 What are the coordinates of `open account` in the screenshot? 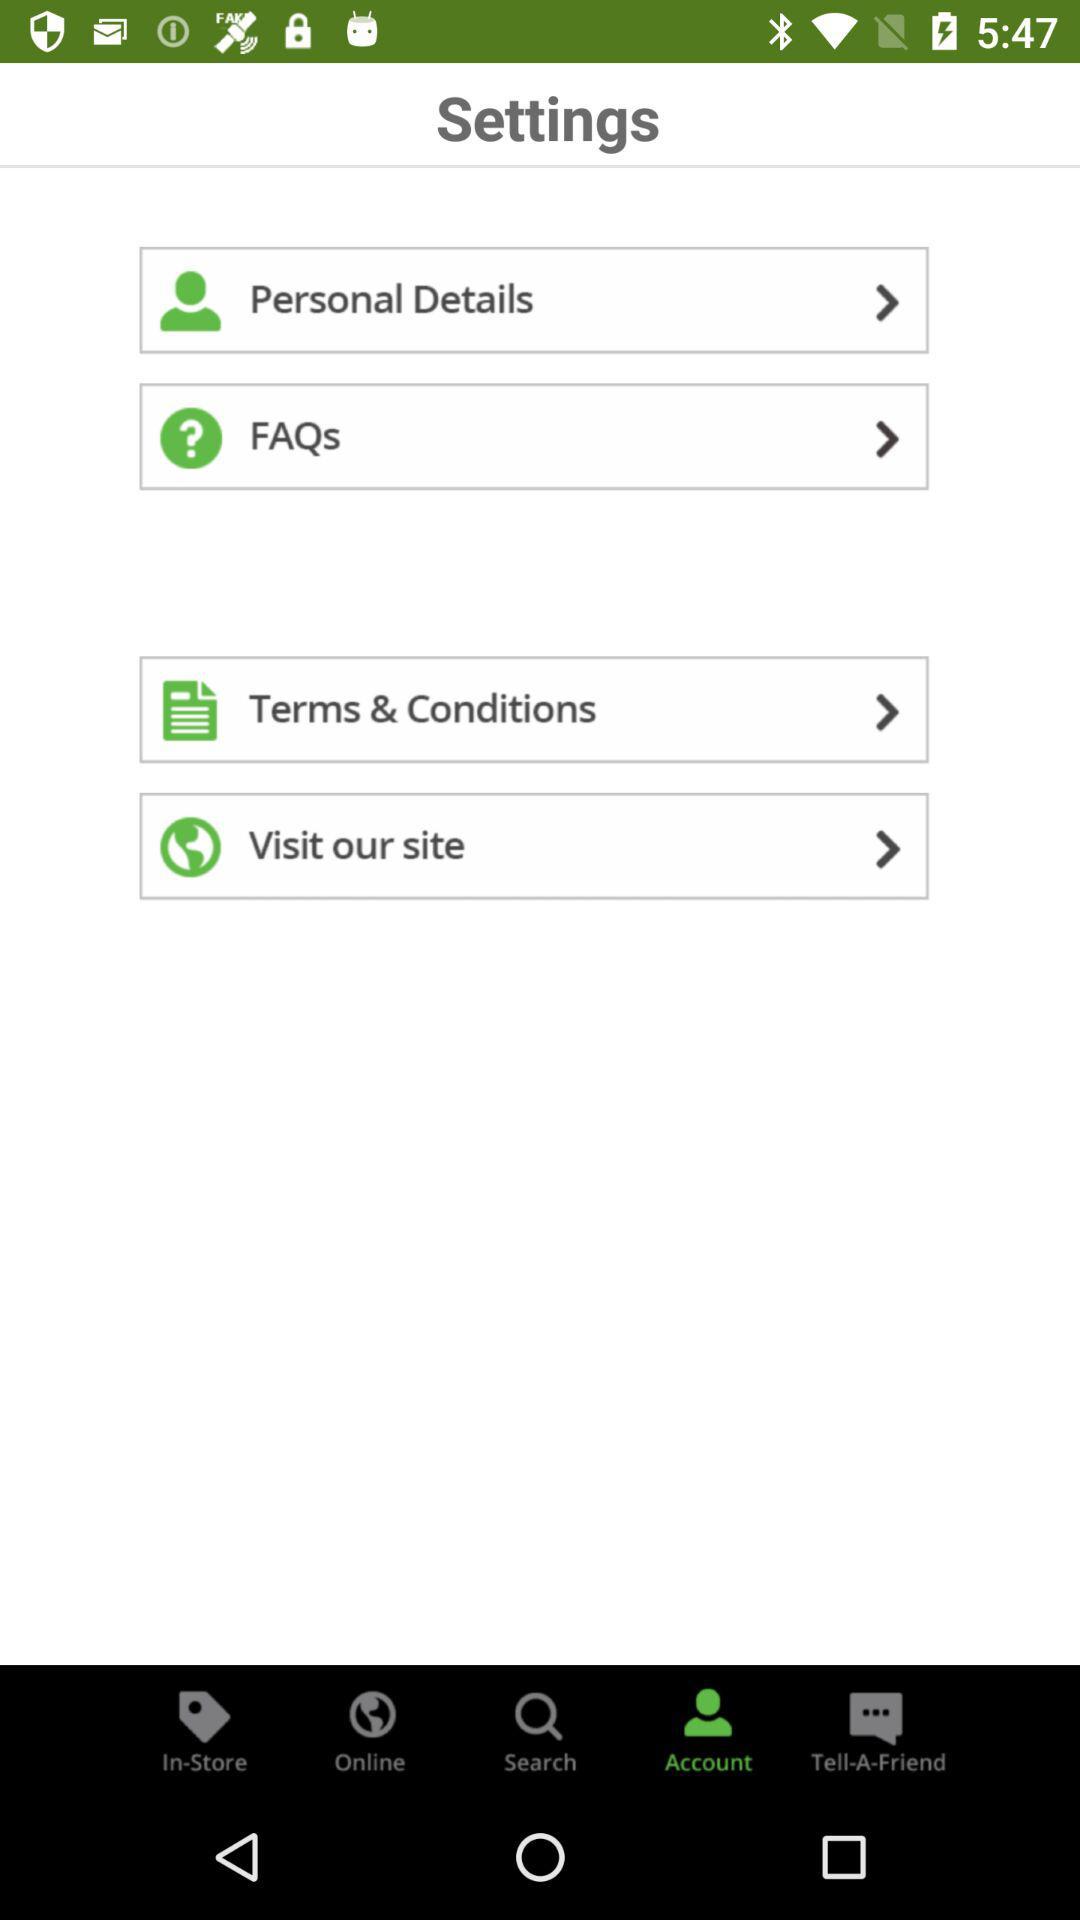 It's located at (707, 1728).